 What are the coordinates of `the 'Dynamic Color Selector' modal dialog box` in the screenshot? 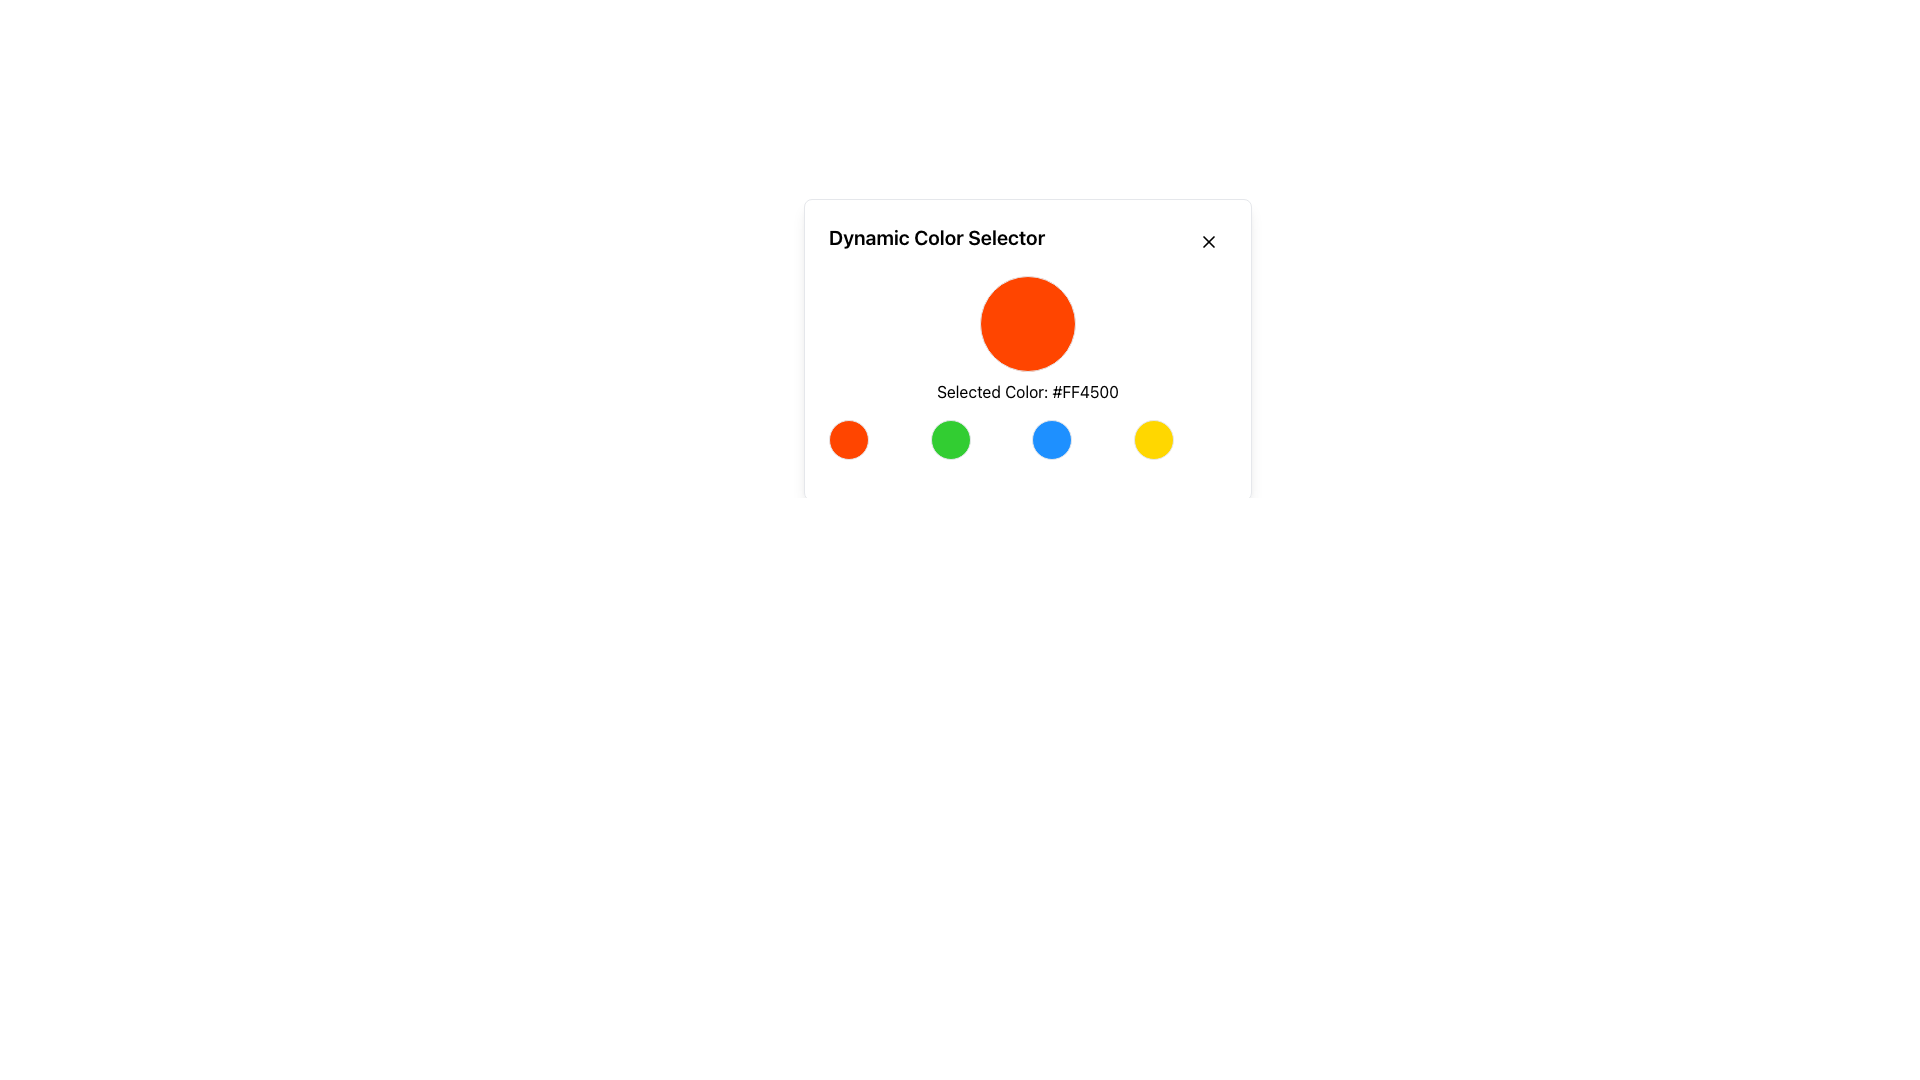 It's located at (1027, 334).